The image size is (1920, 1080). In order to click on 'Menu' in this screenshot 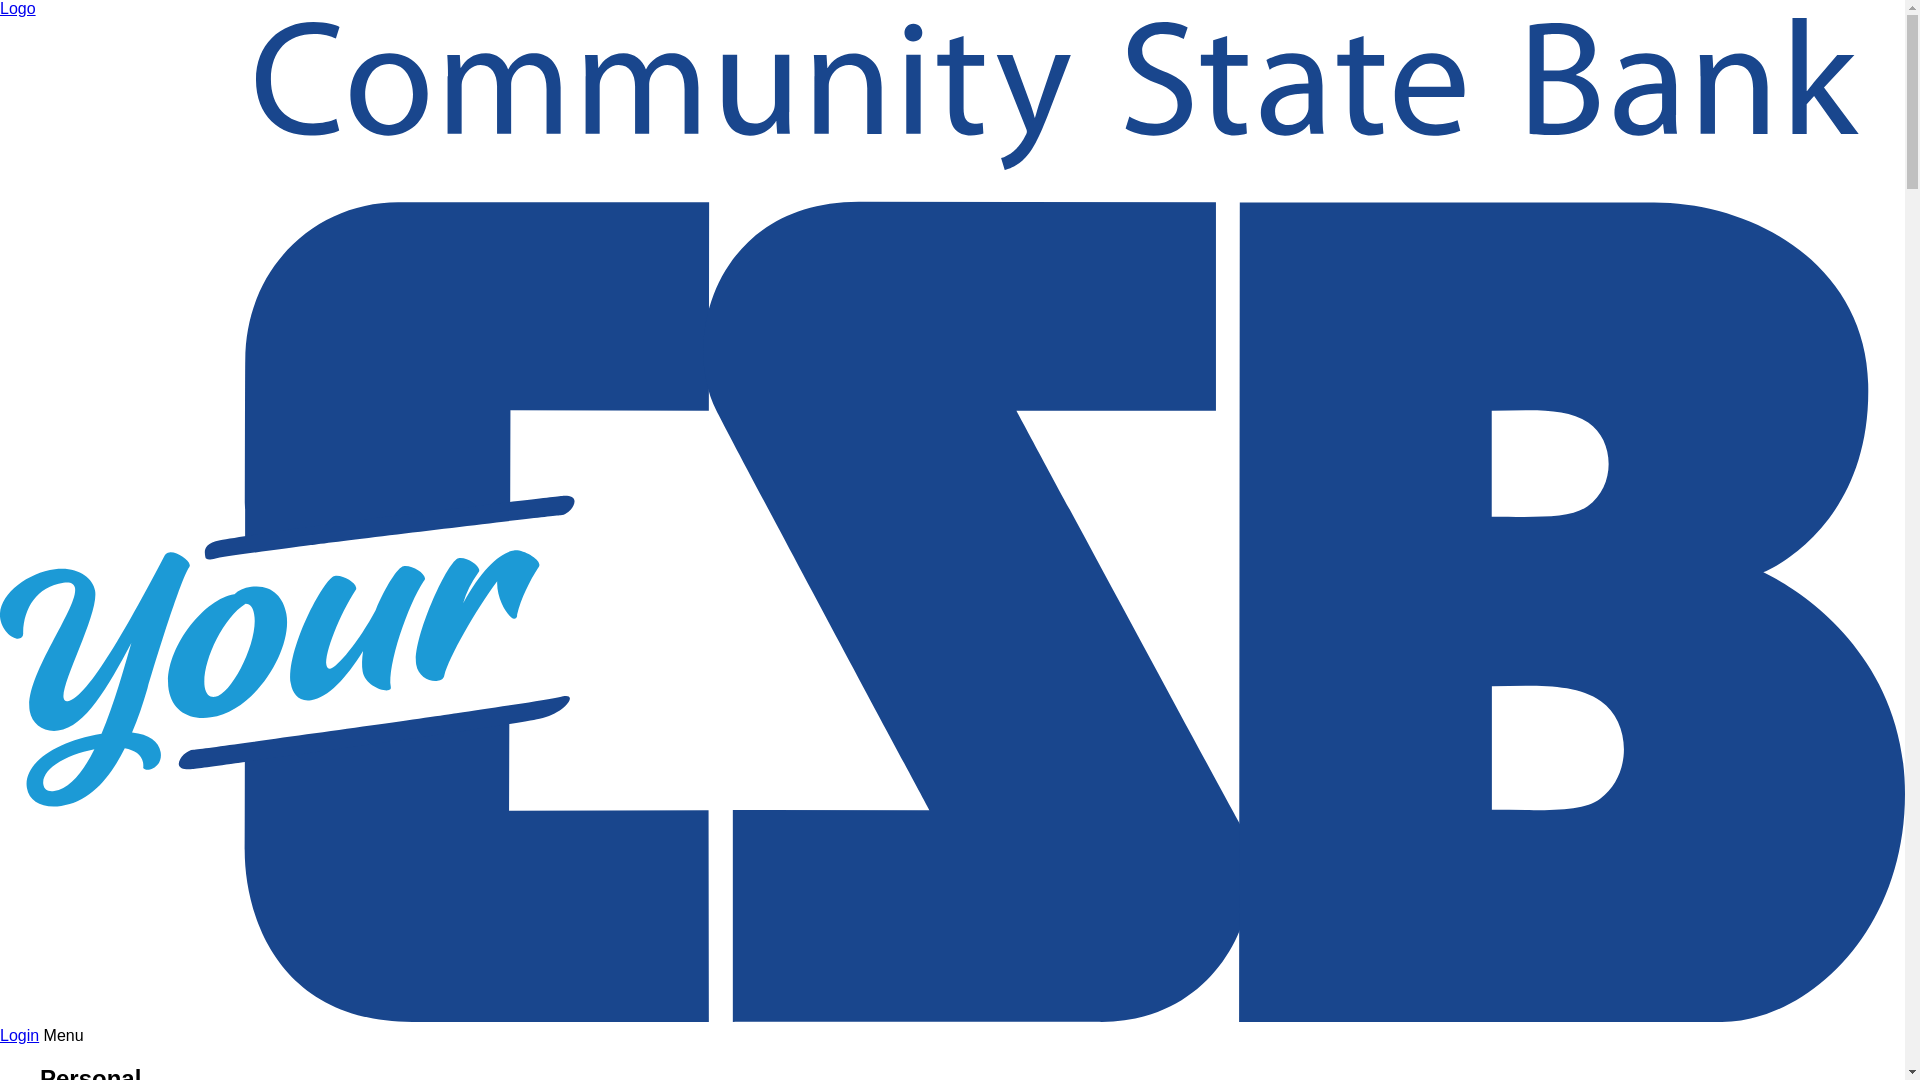, I will do `click(63, 1035)`.